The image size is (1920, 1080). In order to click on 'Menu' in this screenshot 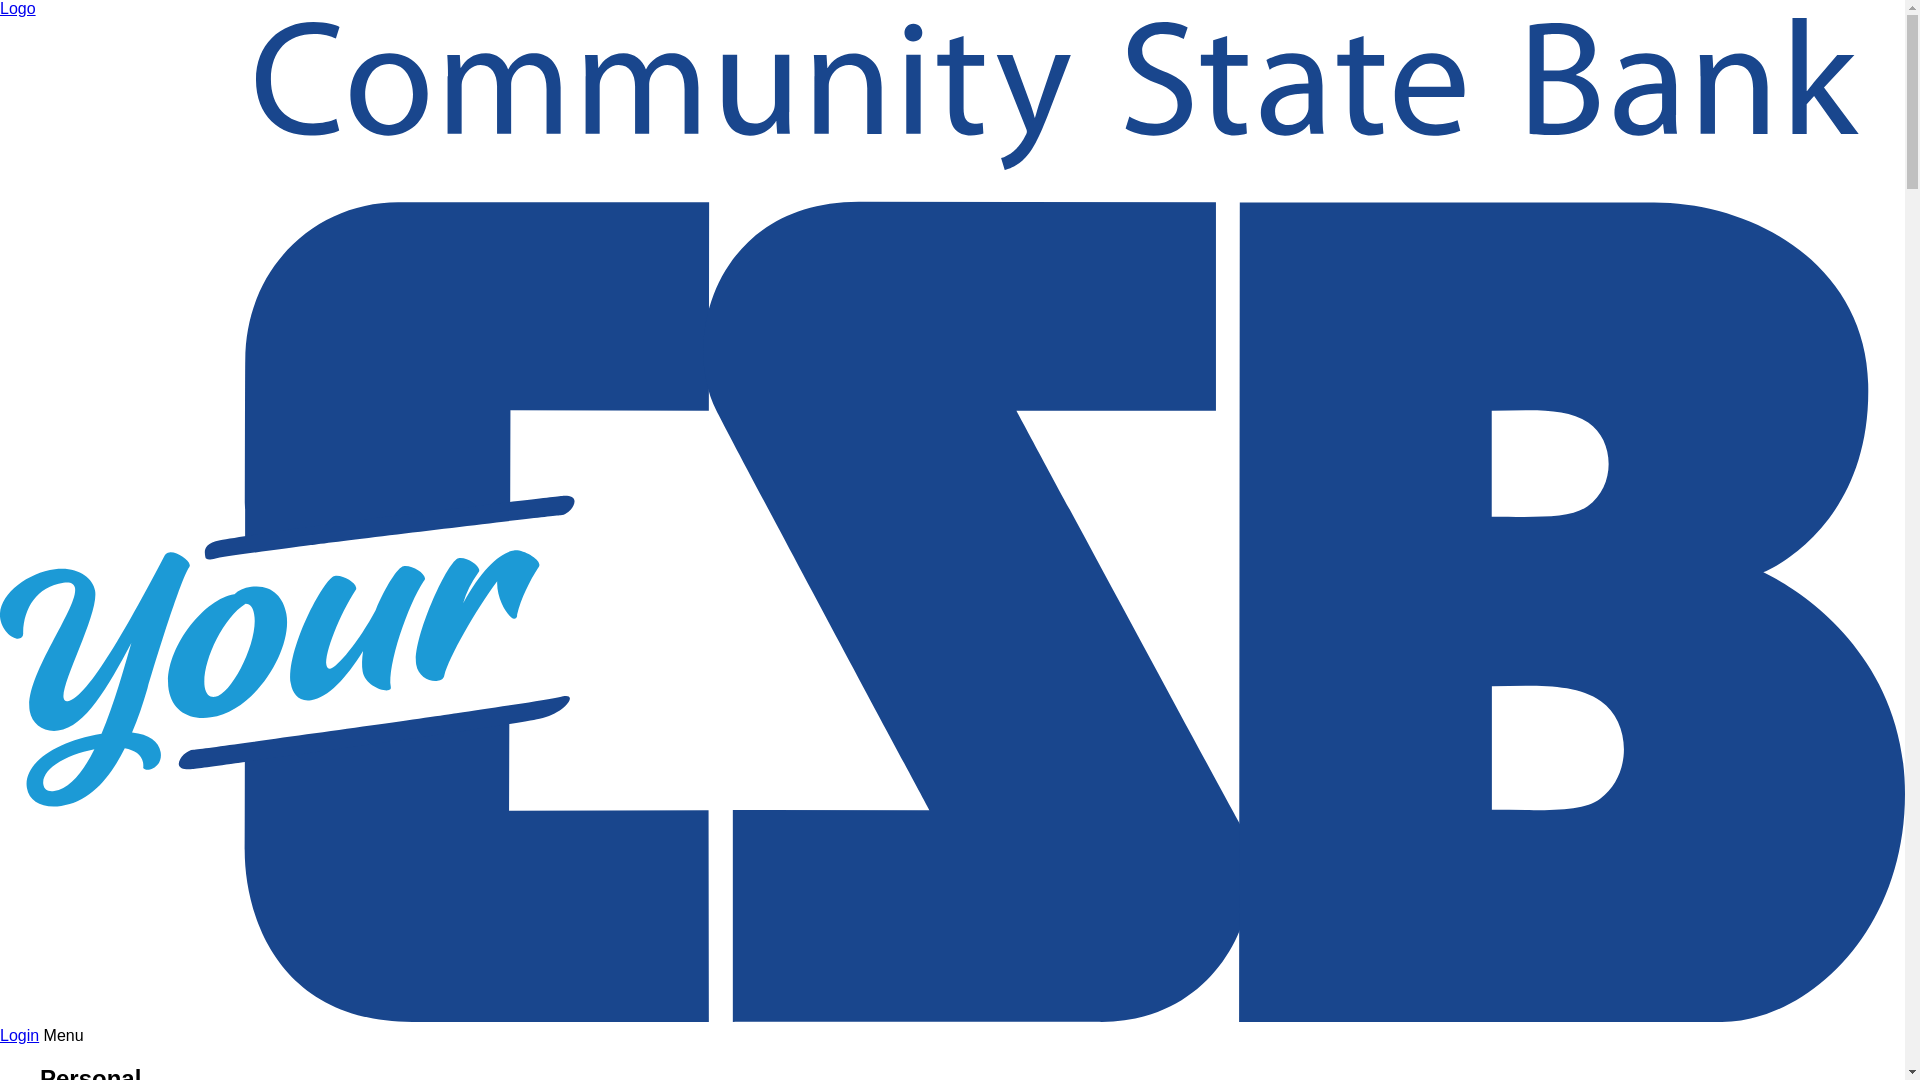, I will do `click(63, 1035)`.